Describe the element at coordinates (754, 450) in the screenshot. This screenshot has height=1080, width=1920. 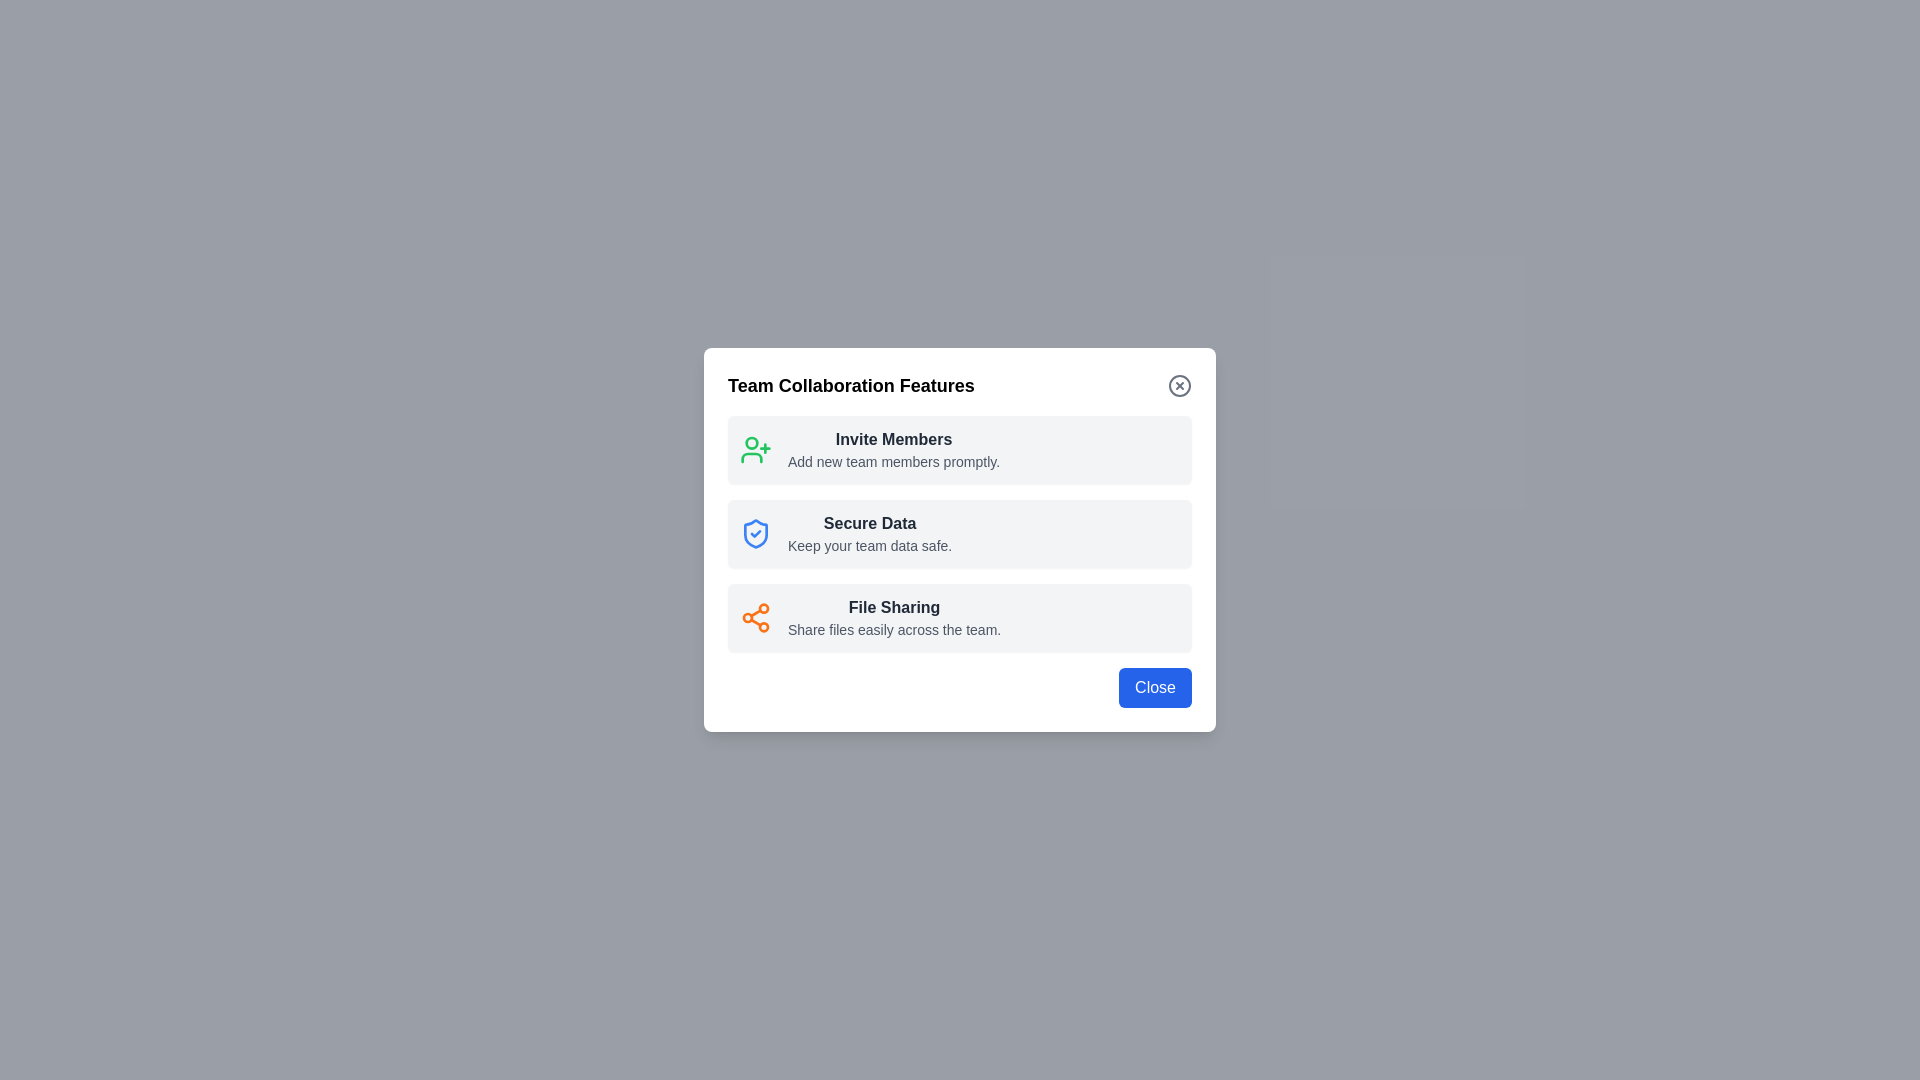
I see `the feature icon corresponding to Invite Members` at that location.